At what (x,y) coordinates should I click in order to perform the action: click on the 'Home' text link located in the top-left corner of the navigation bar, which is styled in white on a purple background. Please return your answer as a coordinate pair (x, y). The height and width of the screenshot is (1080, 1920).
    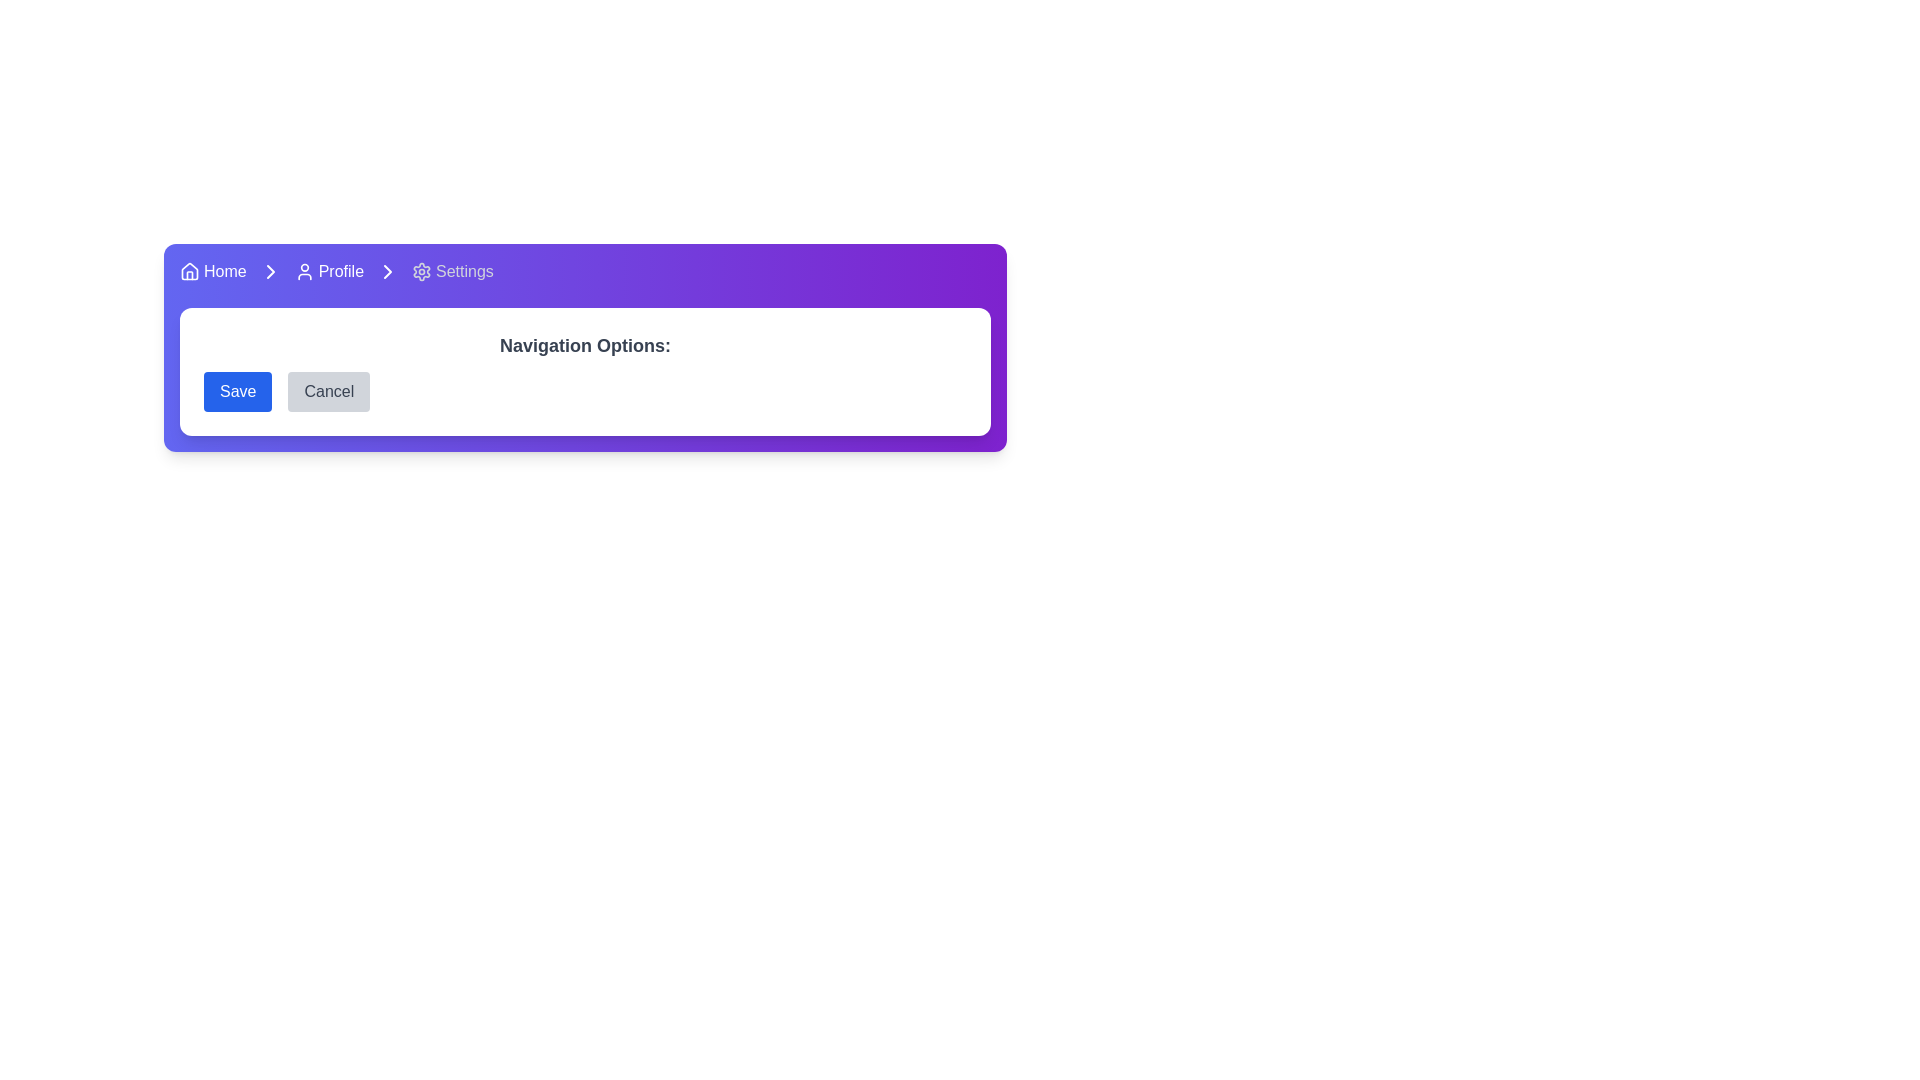
    Looking at the image, I should click on (225, 272).